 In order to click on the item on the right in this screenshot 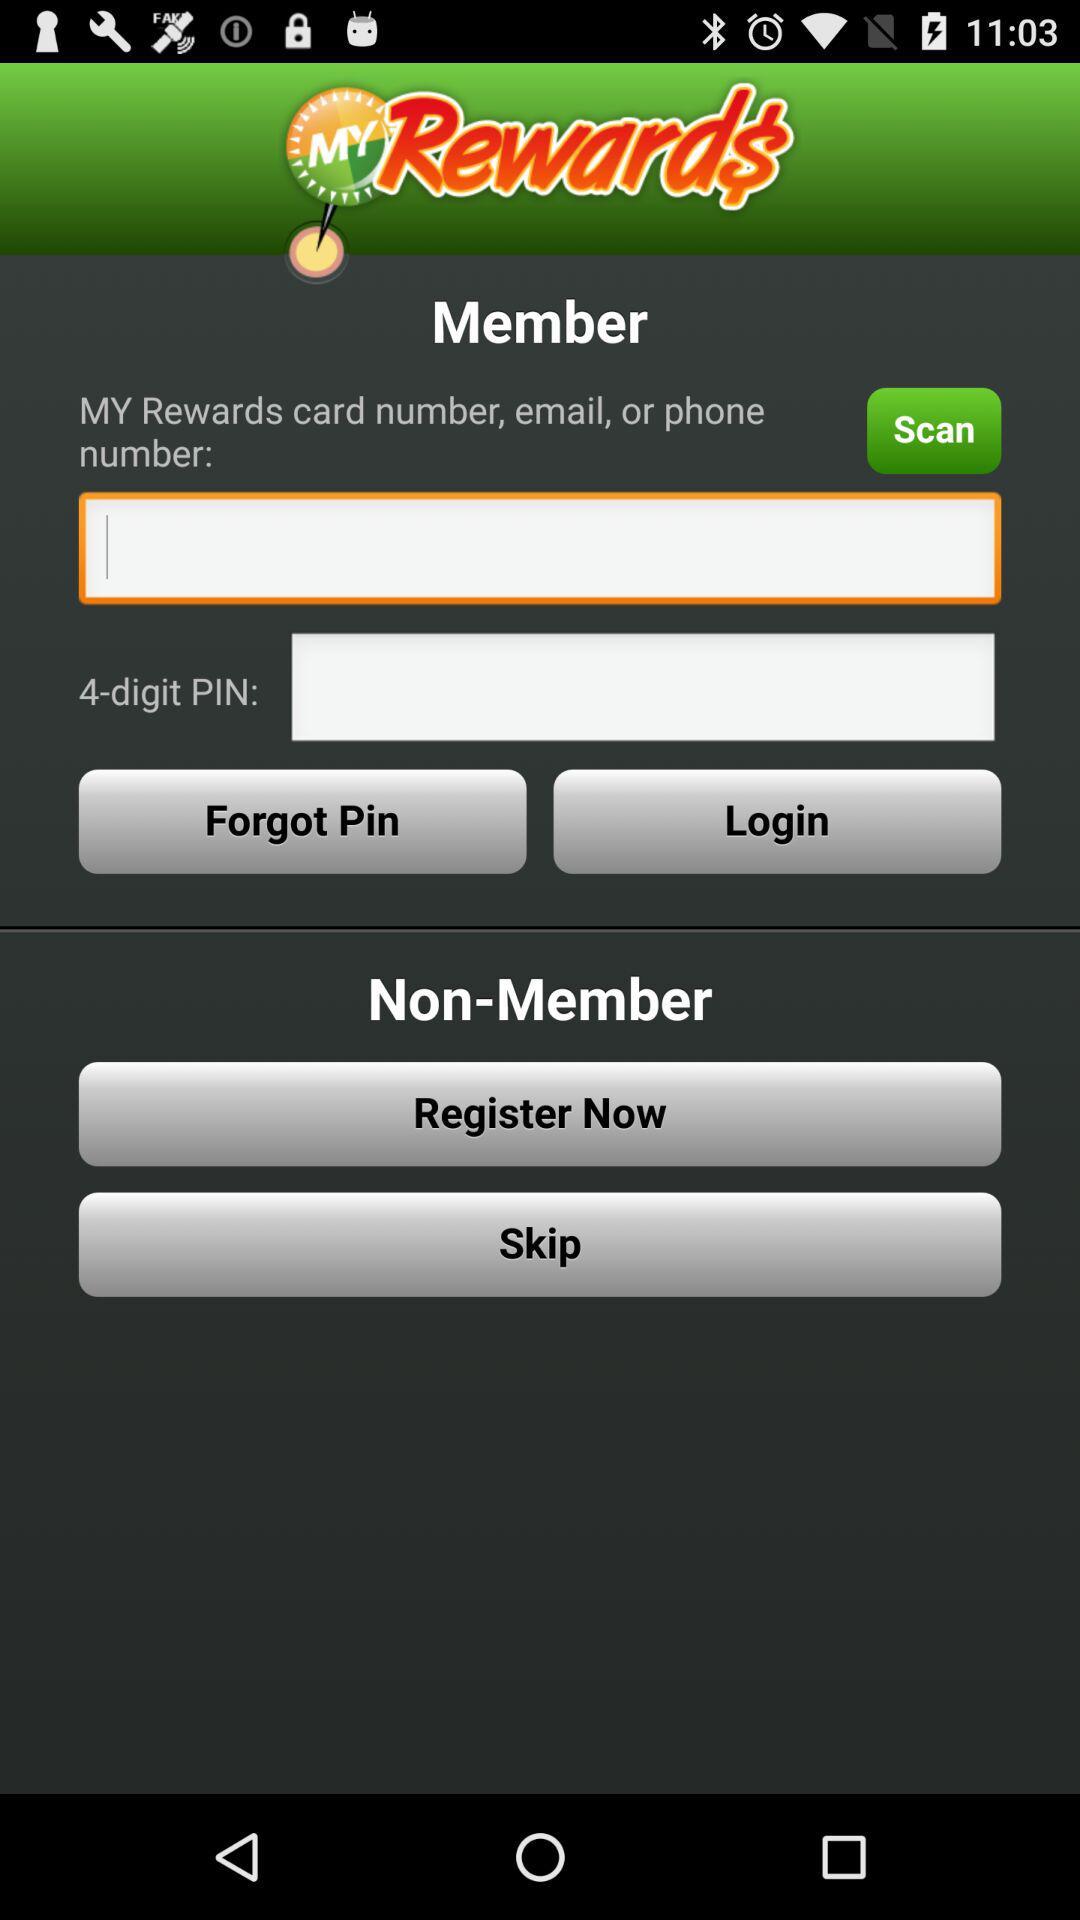, I will do `click(776, 821)`.